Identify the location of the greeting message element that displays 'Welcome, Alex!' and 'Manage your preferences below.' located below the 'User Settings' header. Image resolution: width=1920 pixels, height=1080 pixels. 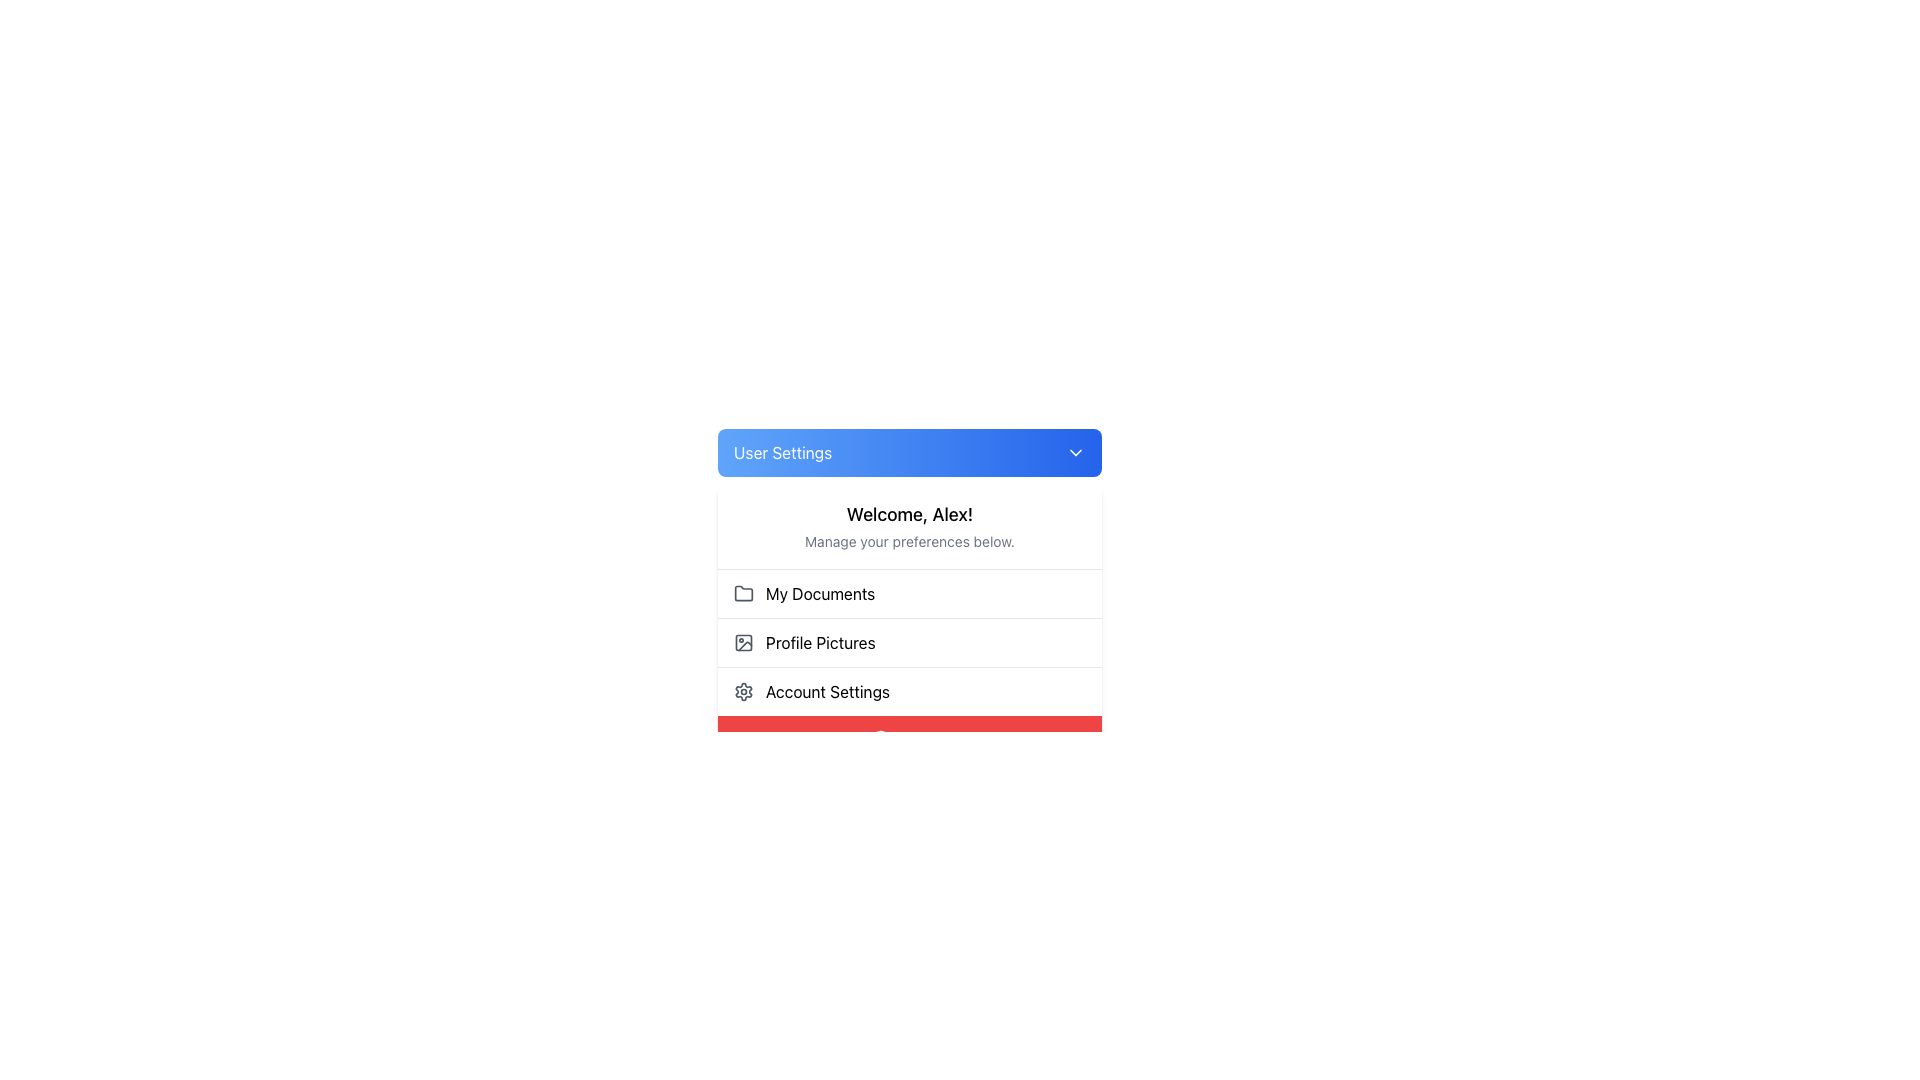
(909, 526).